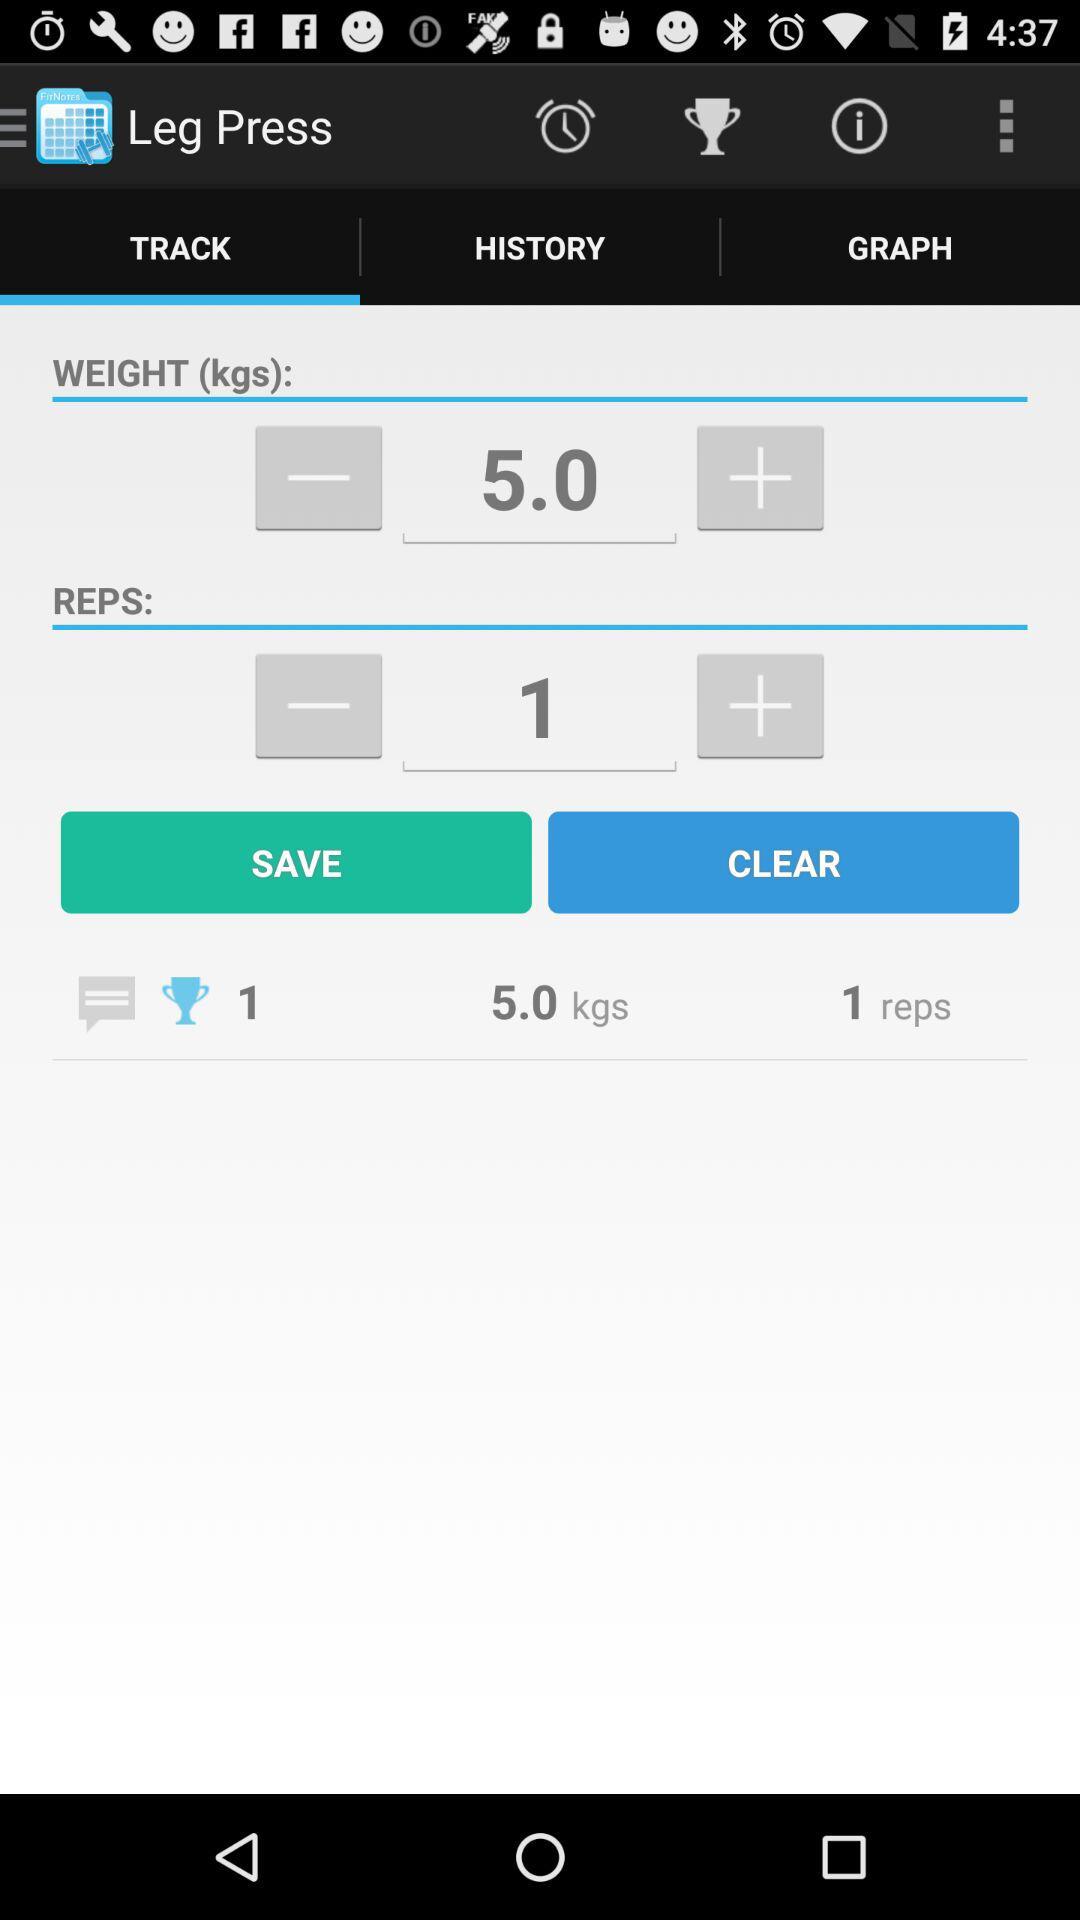  Describe the element at coordinates (106, 1004) in the screenshot. I see `comment` at that location.